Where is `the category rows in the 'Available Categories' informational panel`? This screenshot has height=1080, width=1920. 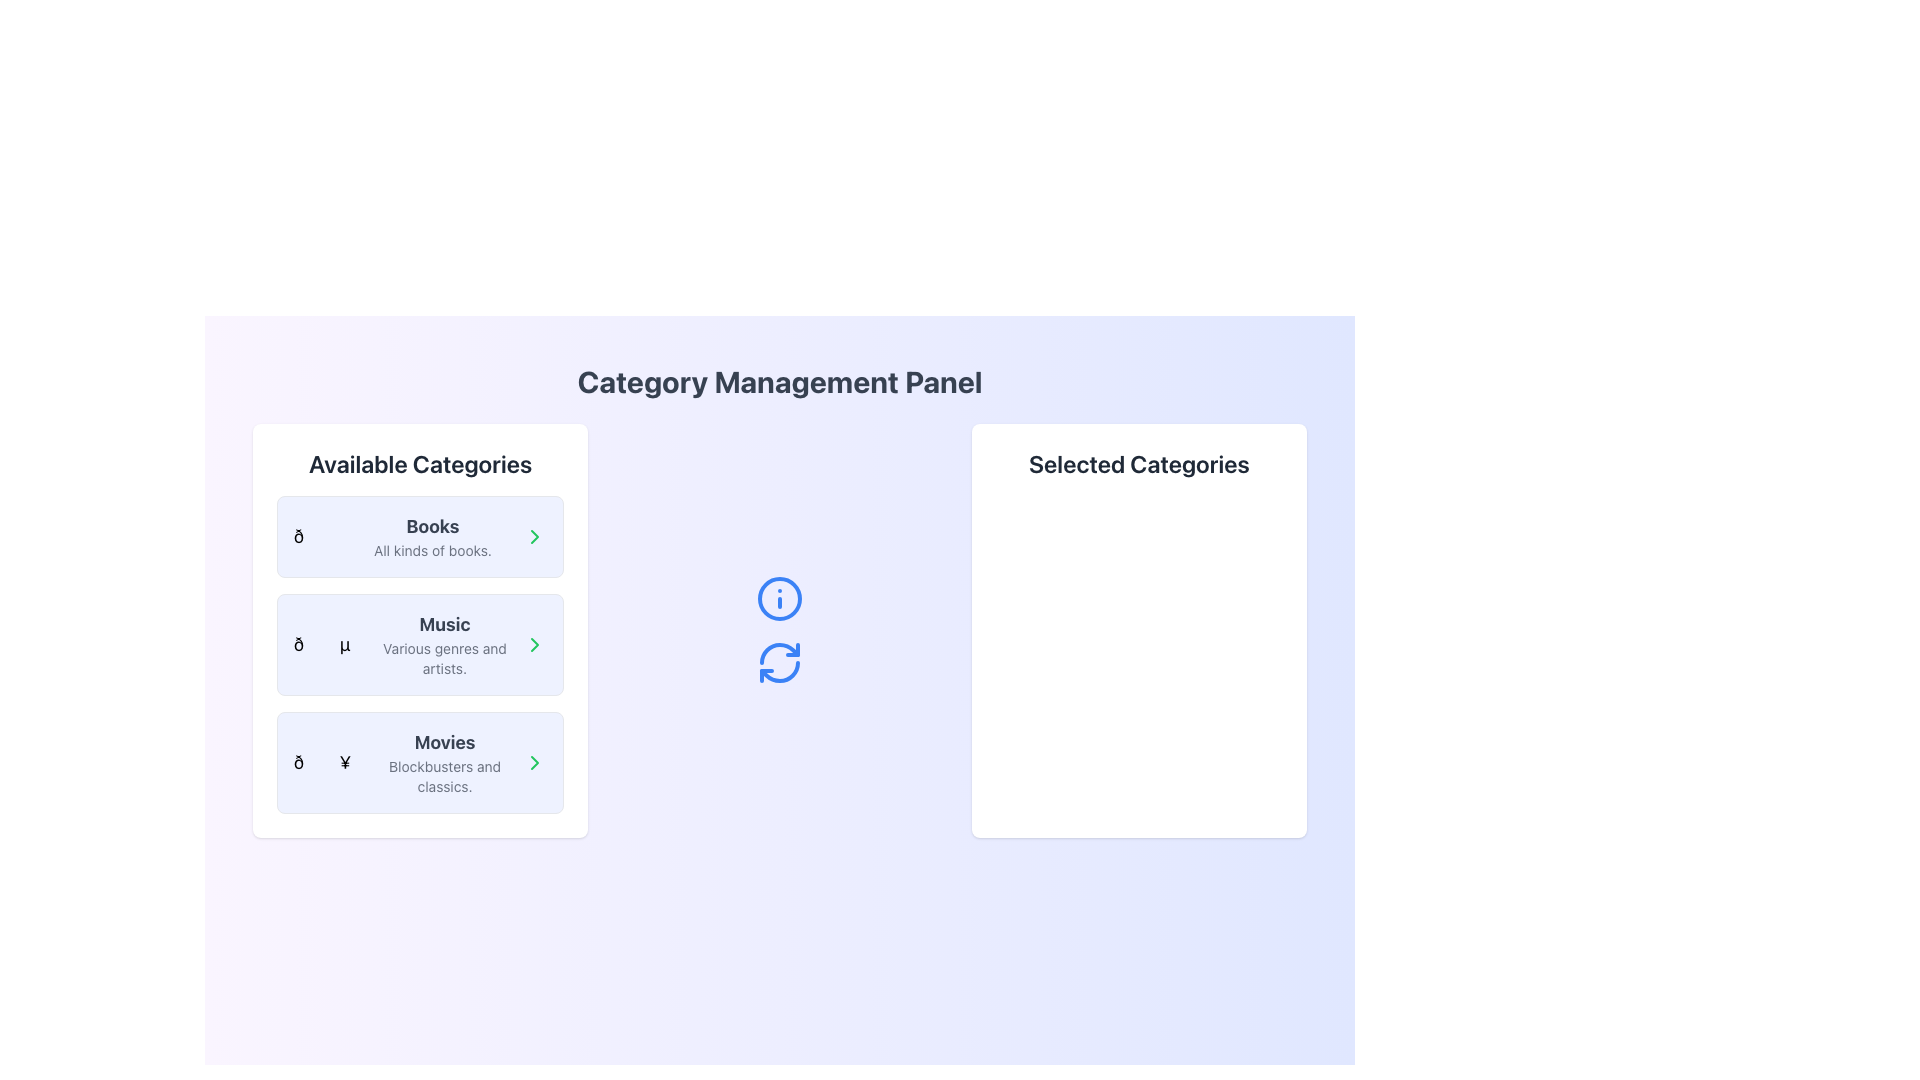
the category rows in the 'Available Categories' informational panel is located at coordinates (419, 631).